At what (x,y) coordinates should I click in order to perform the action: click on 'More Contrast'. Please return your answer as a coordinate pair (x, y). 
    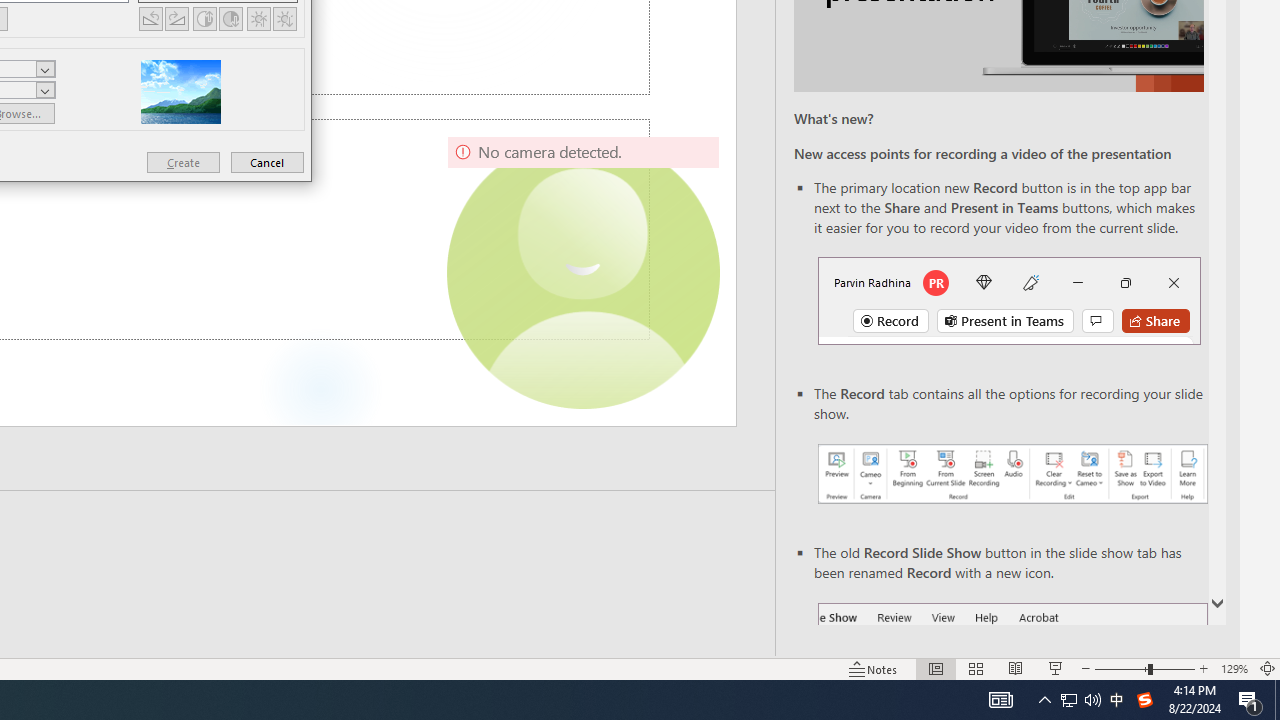
    Looking at the image, I should click on (204, 18).